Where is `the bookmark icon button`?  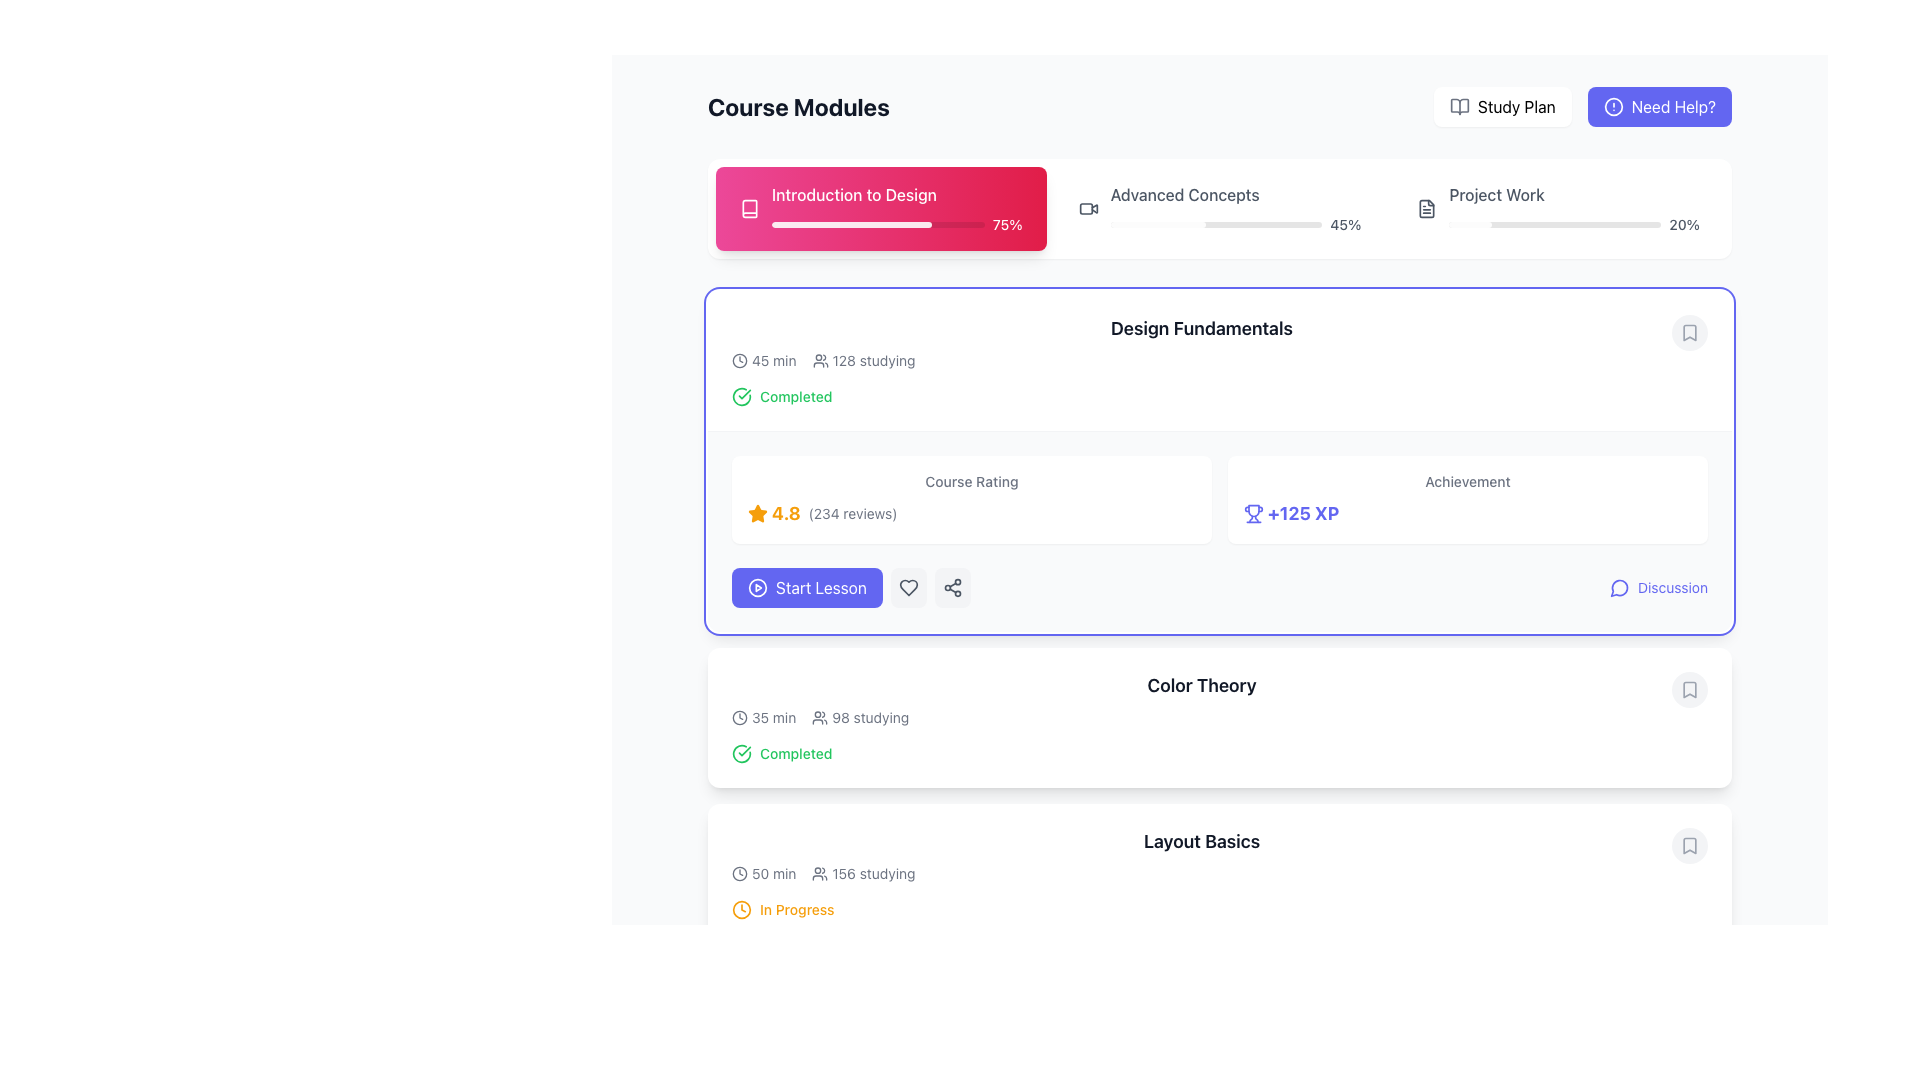
the bookmark icon button is located at coordinates (1688, 331).